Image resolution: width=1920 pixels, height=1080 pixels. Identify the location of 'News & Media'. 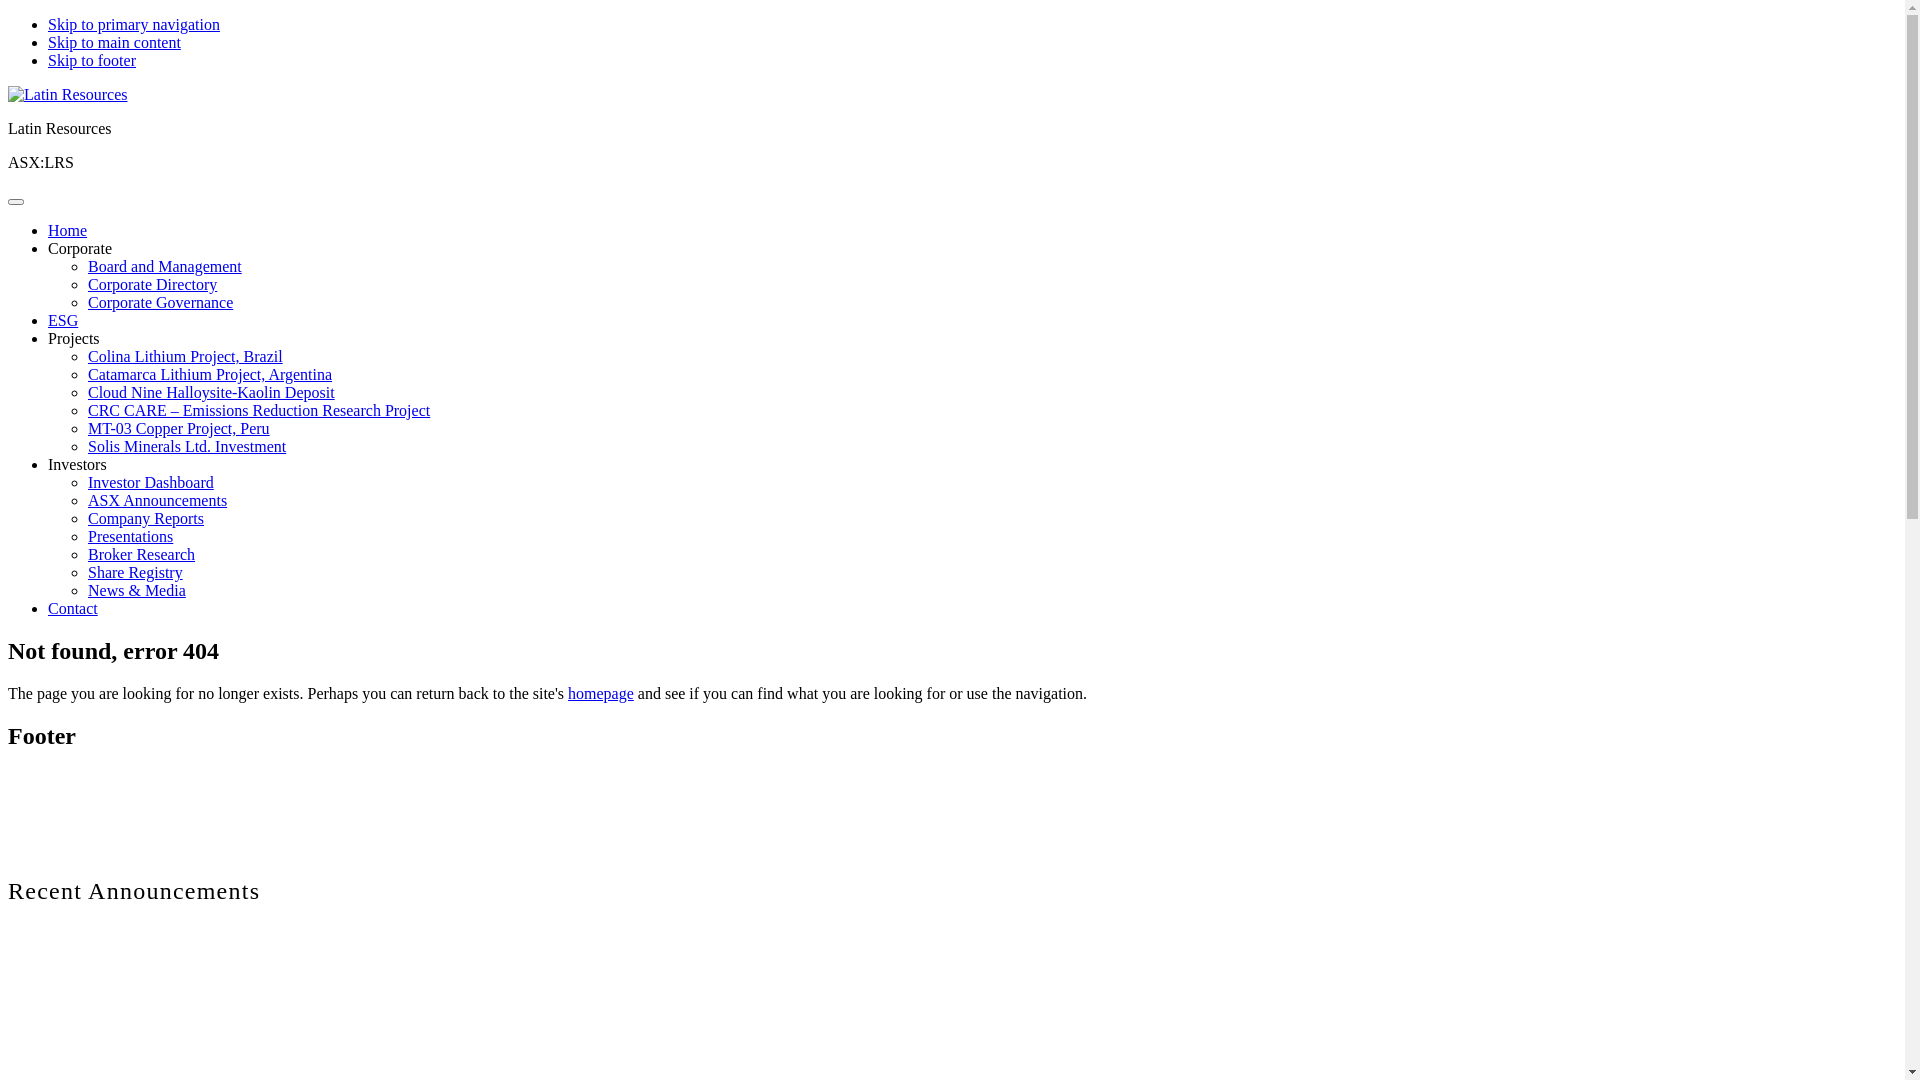
(136, 589).